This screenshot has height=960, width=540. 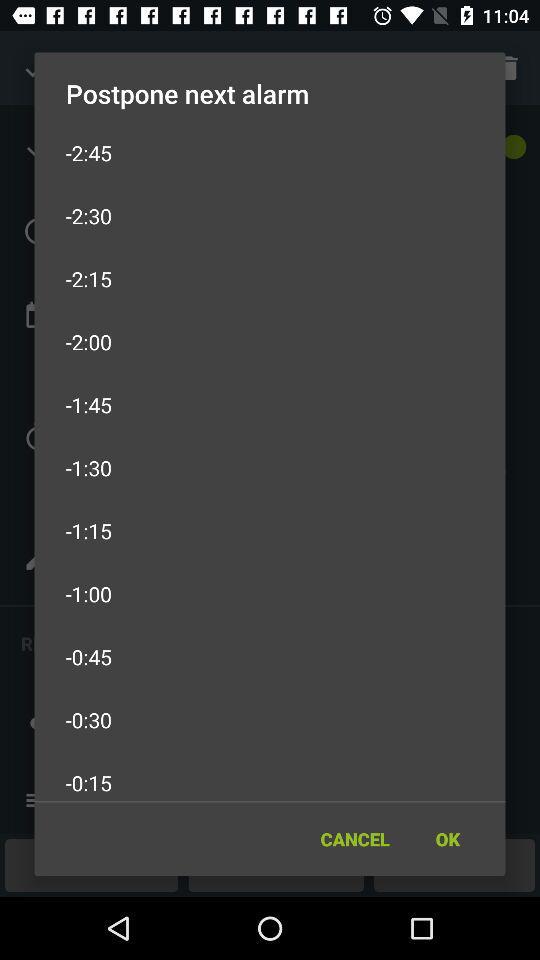 I want to click on icon below -0:15  icon, so click(x=354, y=839).